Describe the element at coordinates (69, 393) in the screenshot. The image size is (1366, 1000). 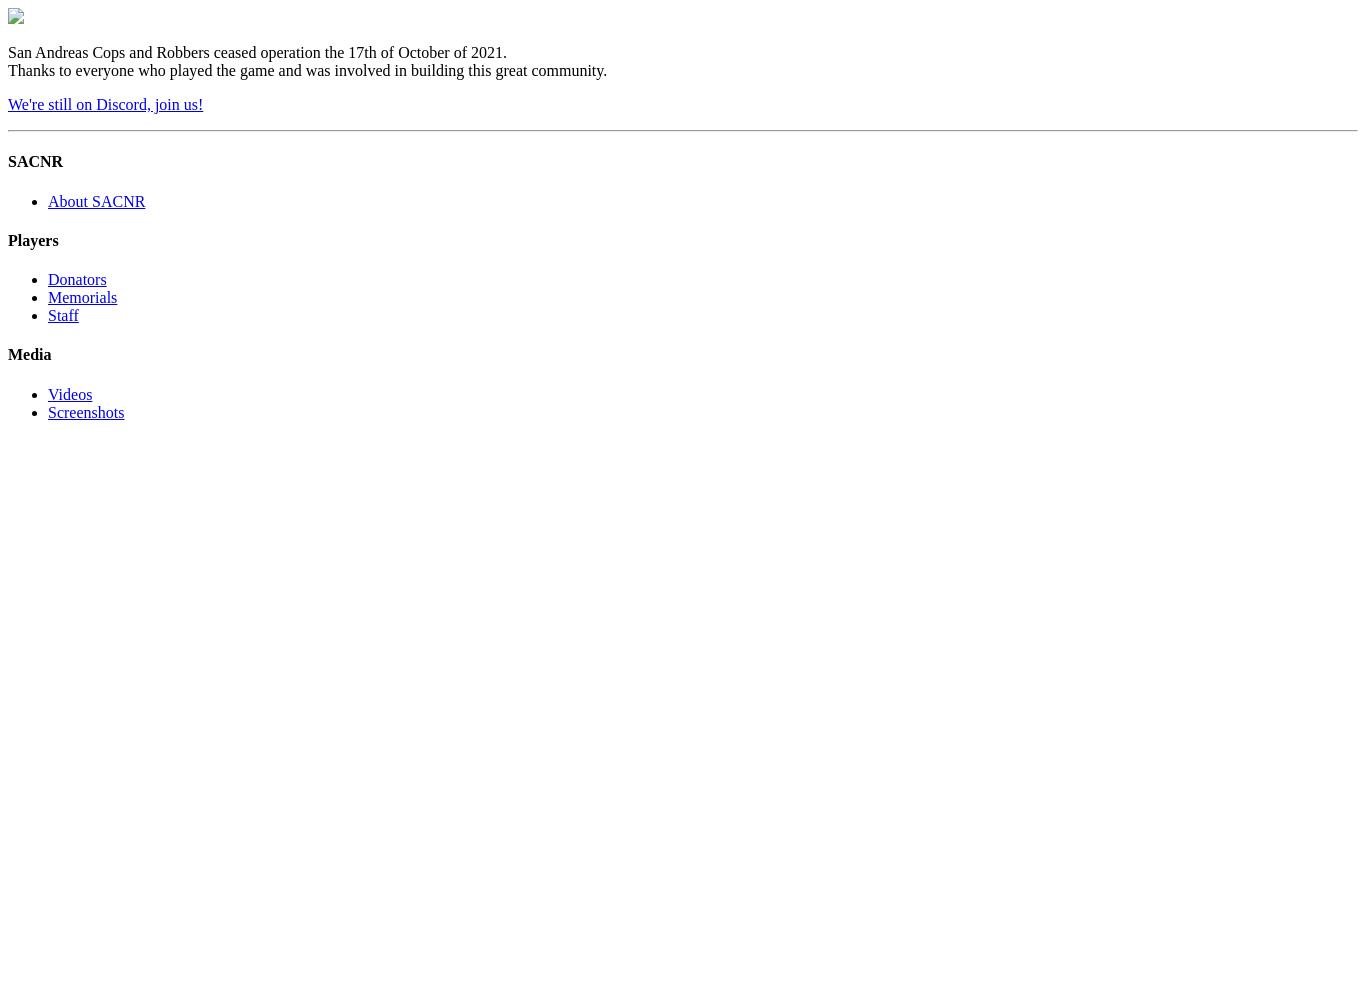
I see `'Videos'` at that location.